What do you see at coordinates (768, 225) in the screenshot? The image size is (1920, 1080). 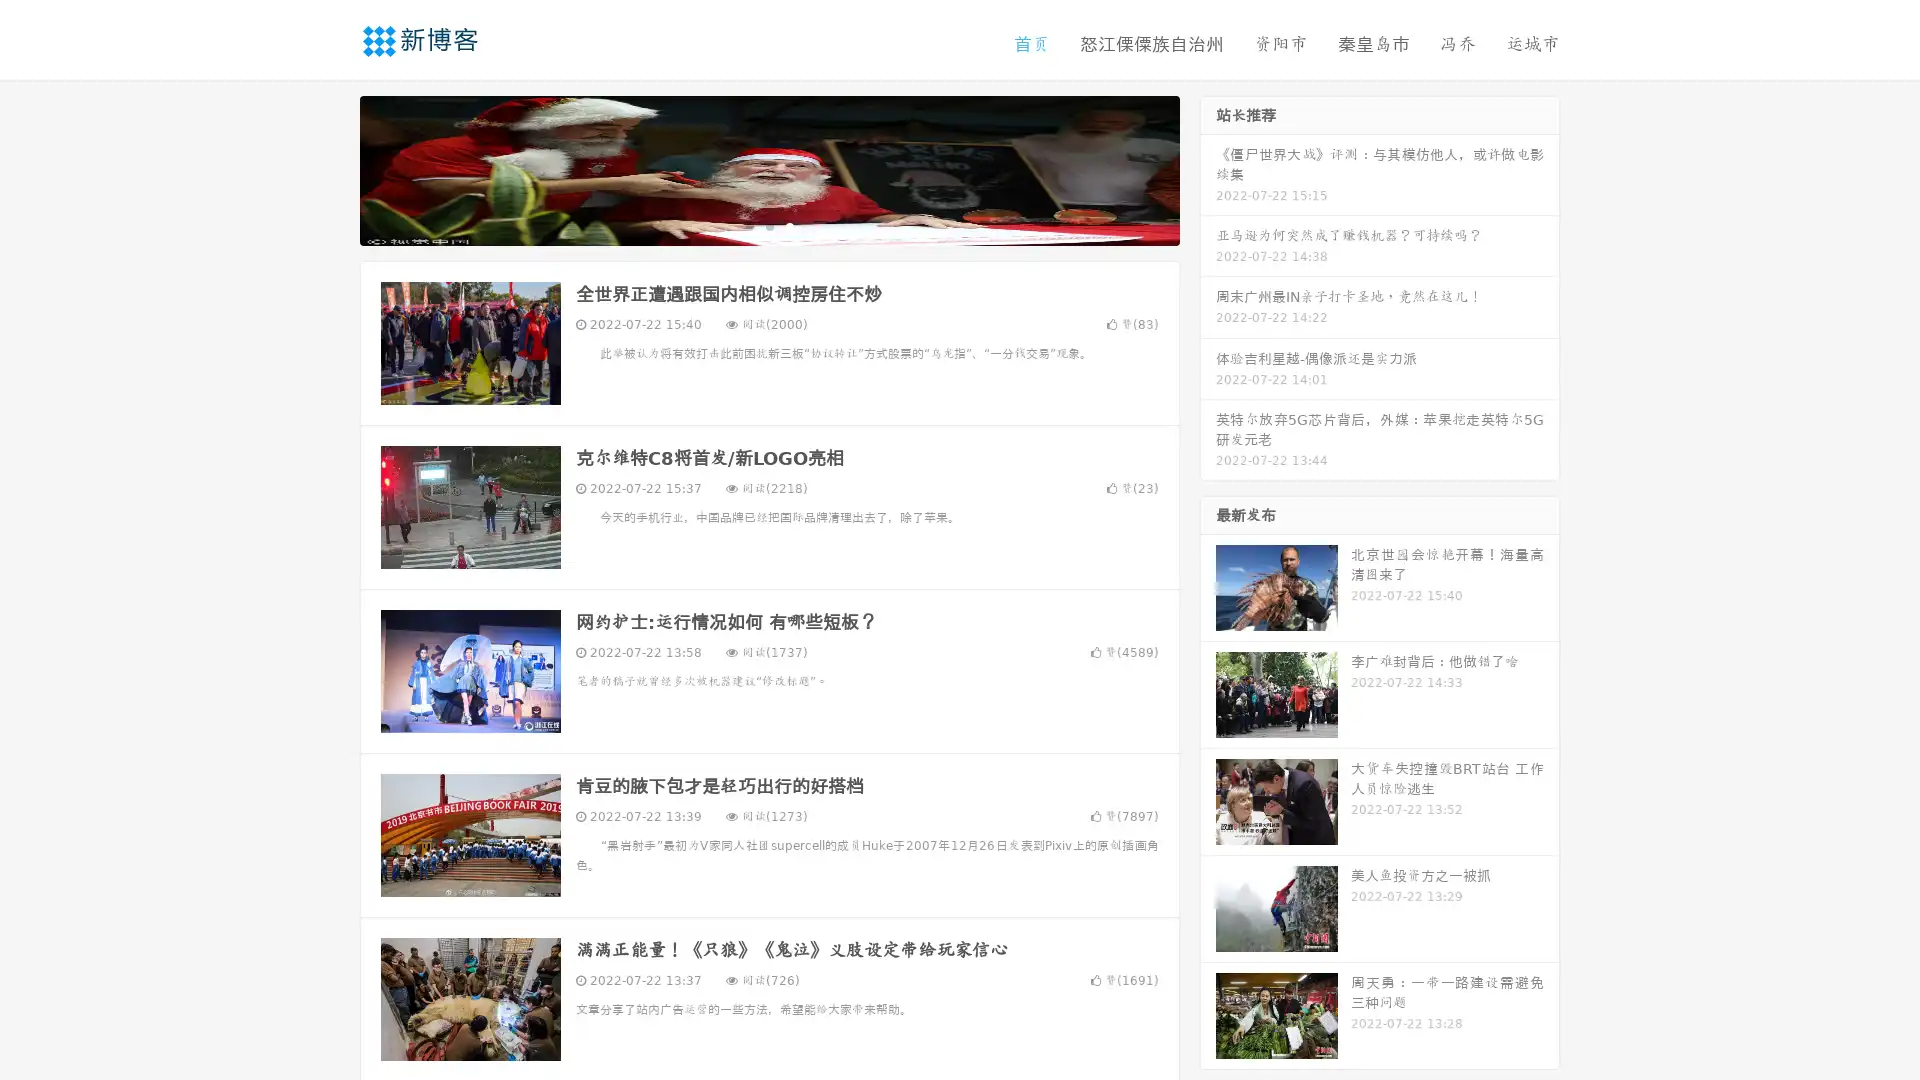 I see `Go to slide 2` at bounding box center [768, 225].